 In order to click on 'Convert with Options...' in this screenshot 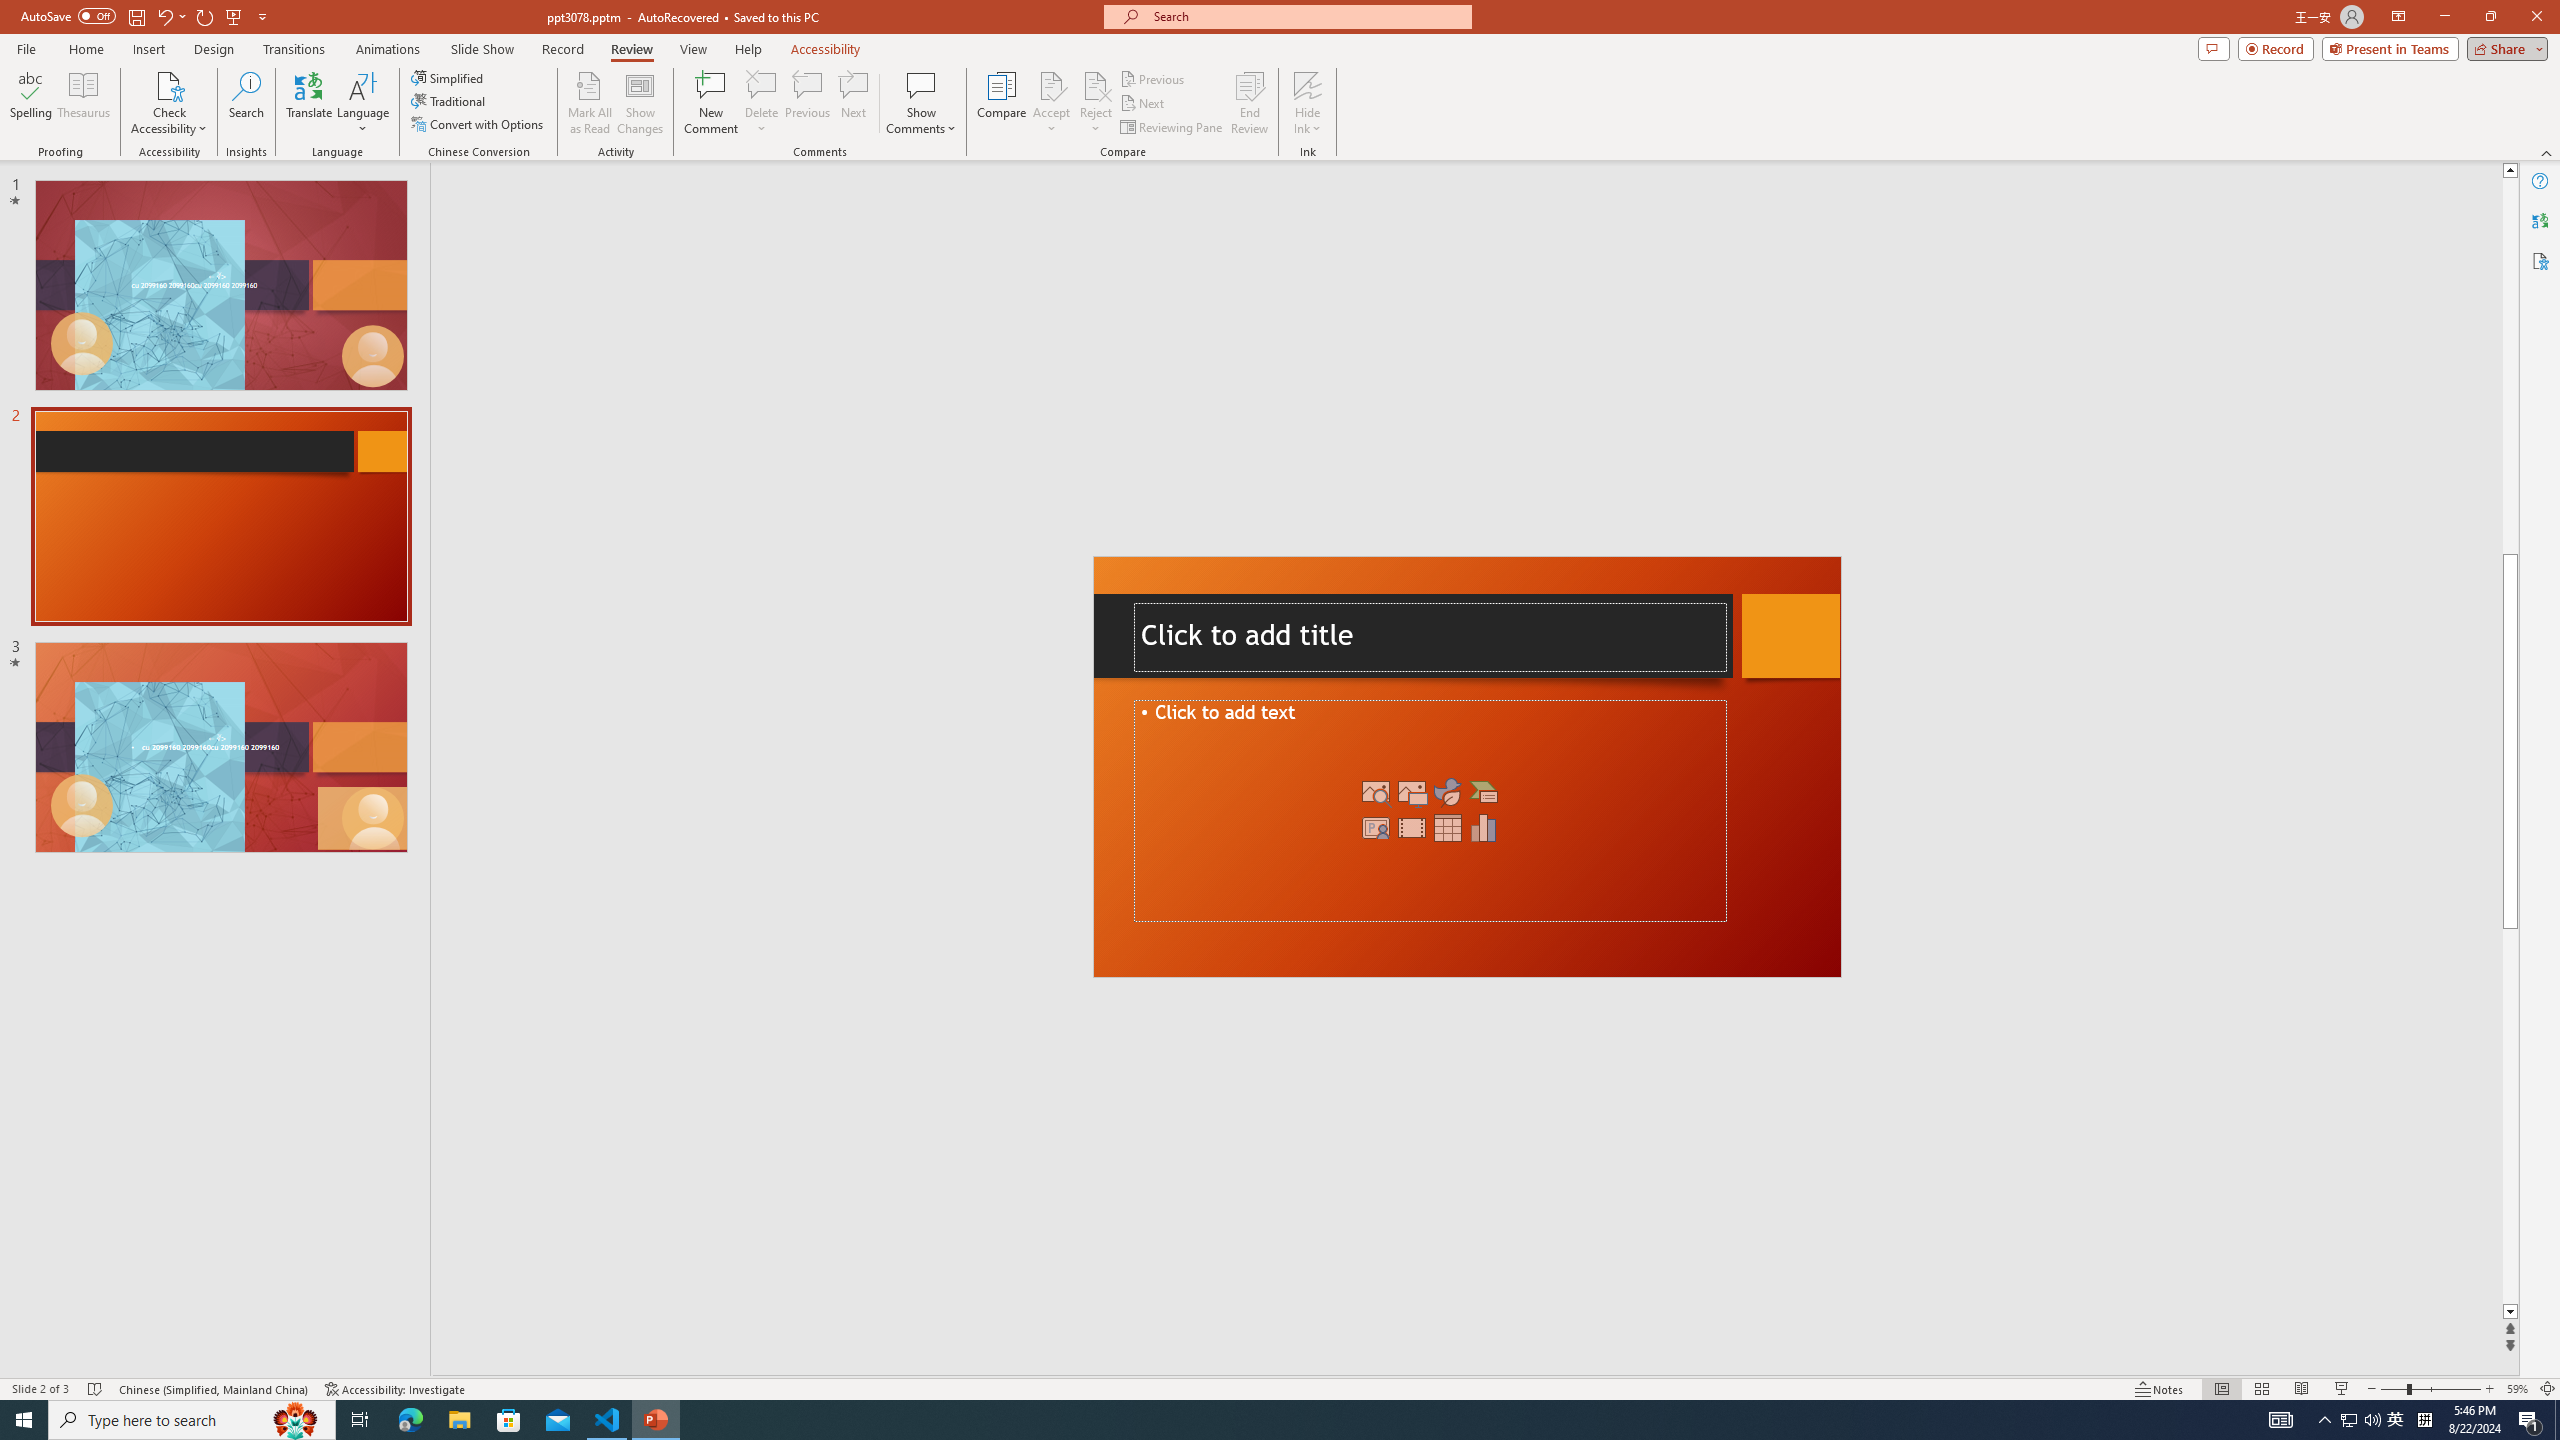, I will do `click(477, 122)`.